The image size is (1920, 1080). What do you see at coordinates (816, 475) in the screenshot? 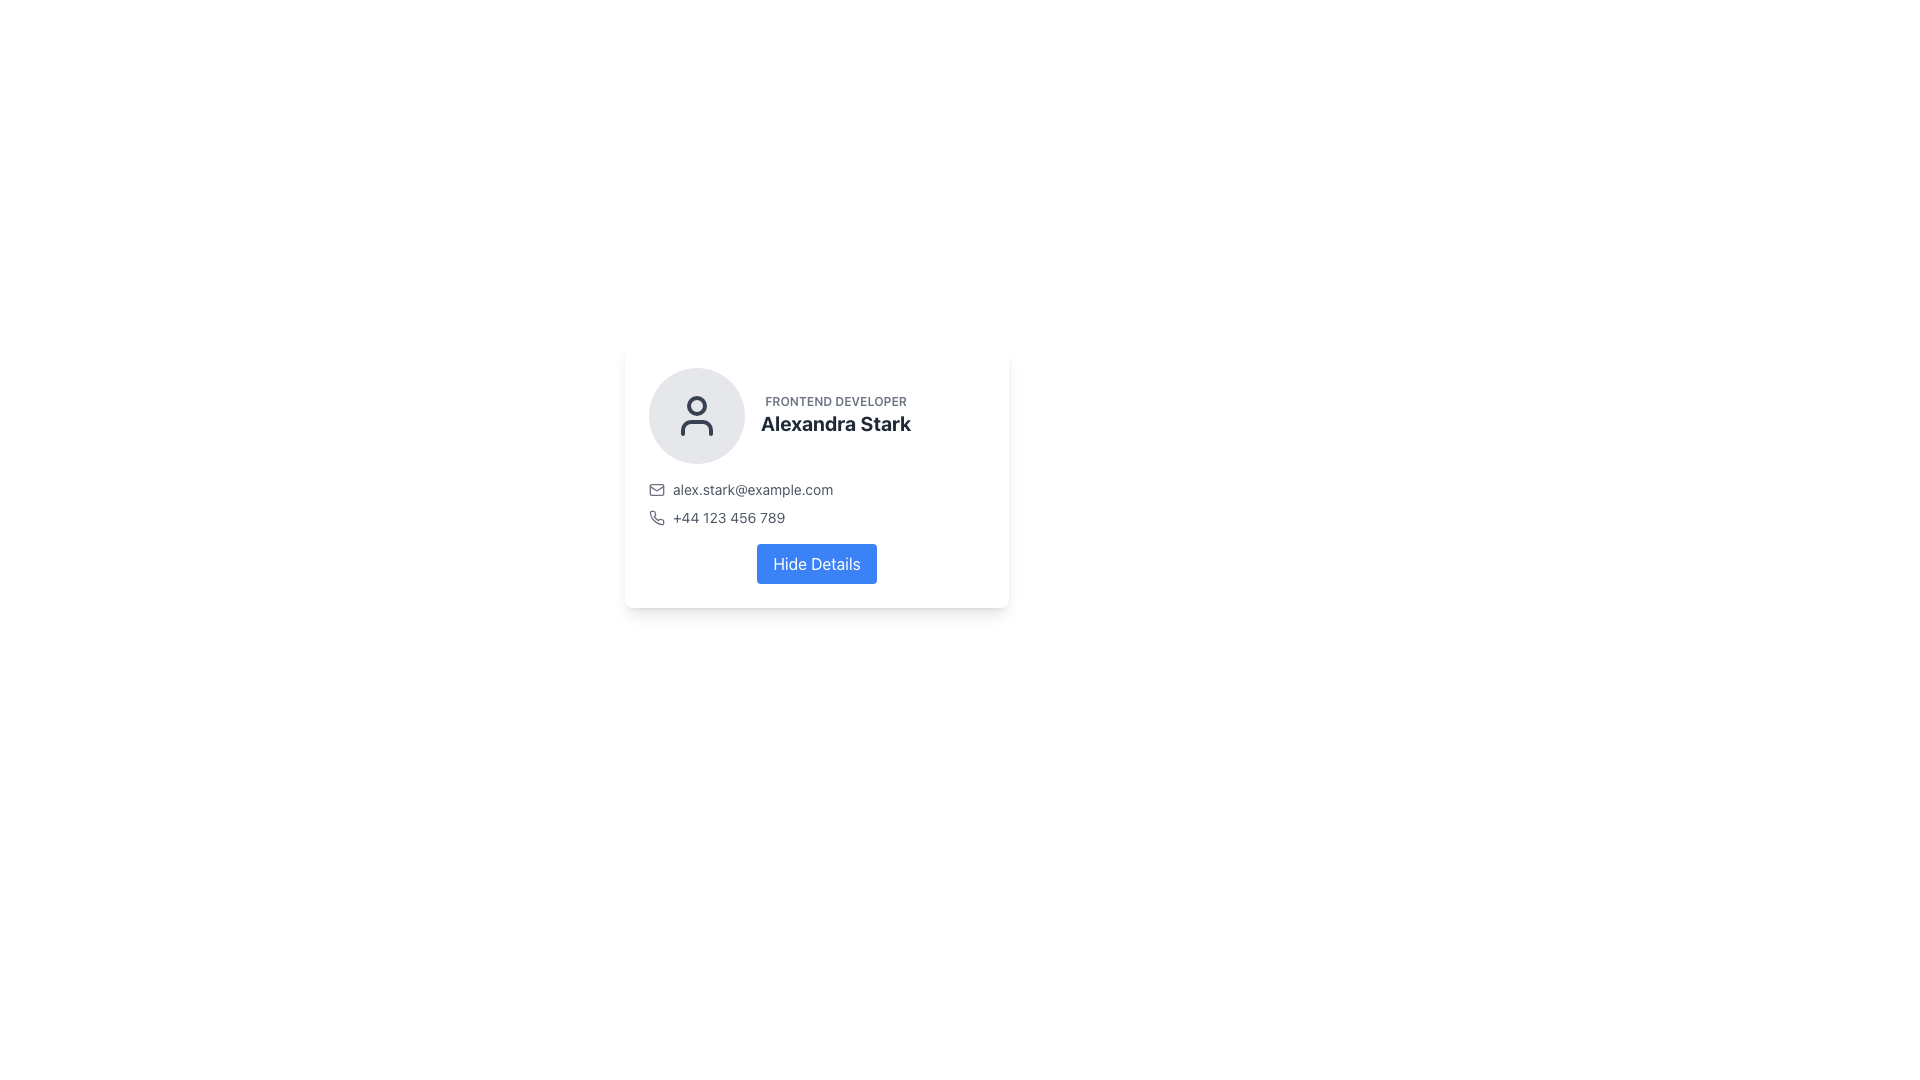
I see `the email address link located within the card that features a white background and contains the title 'Frontend Developer' and the name 'Alexandra Stark'` at bounding box center [816, 475].